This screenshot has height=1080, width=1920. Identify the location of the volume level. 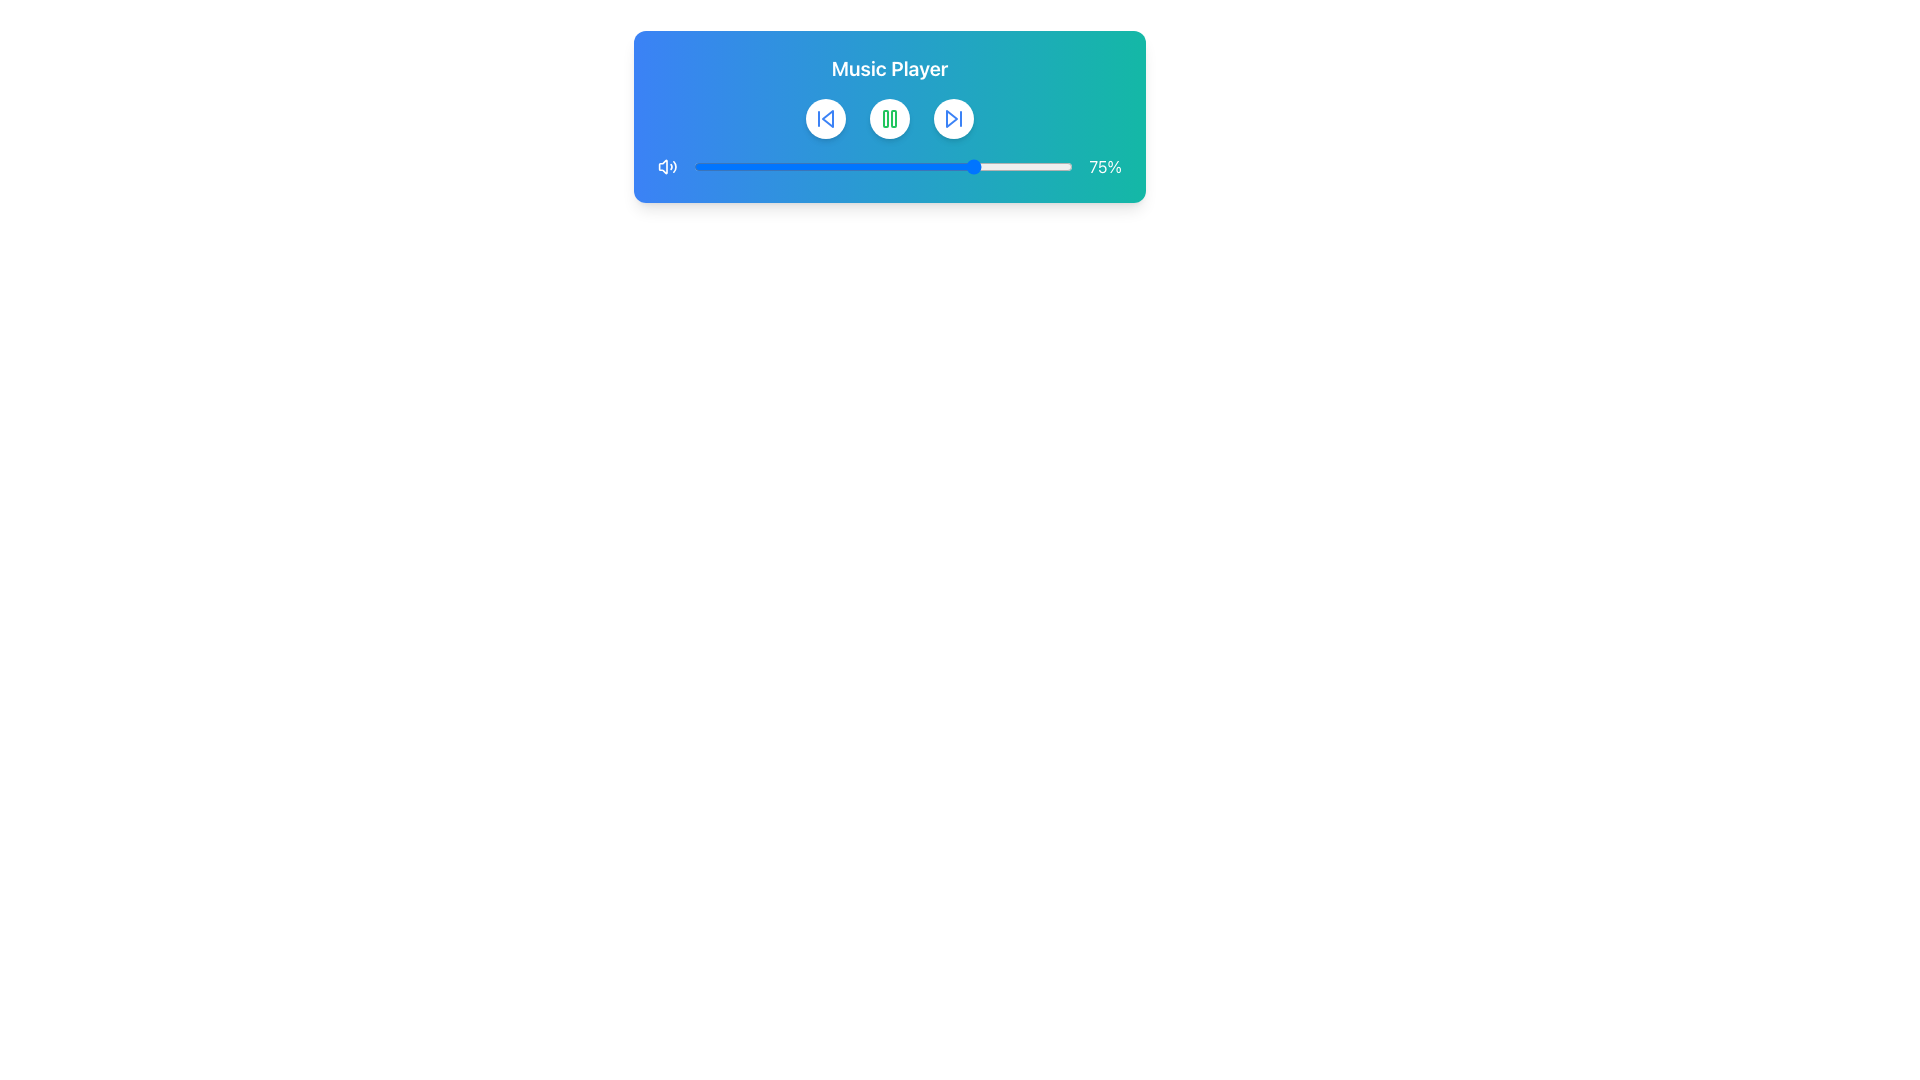
(890, 165).